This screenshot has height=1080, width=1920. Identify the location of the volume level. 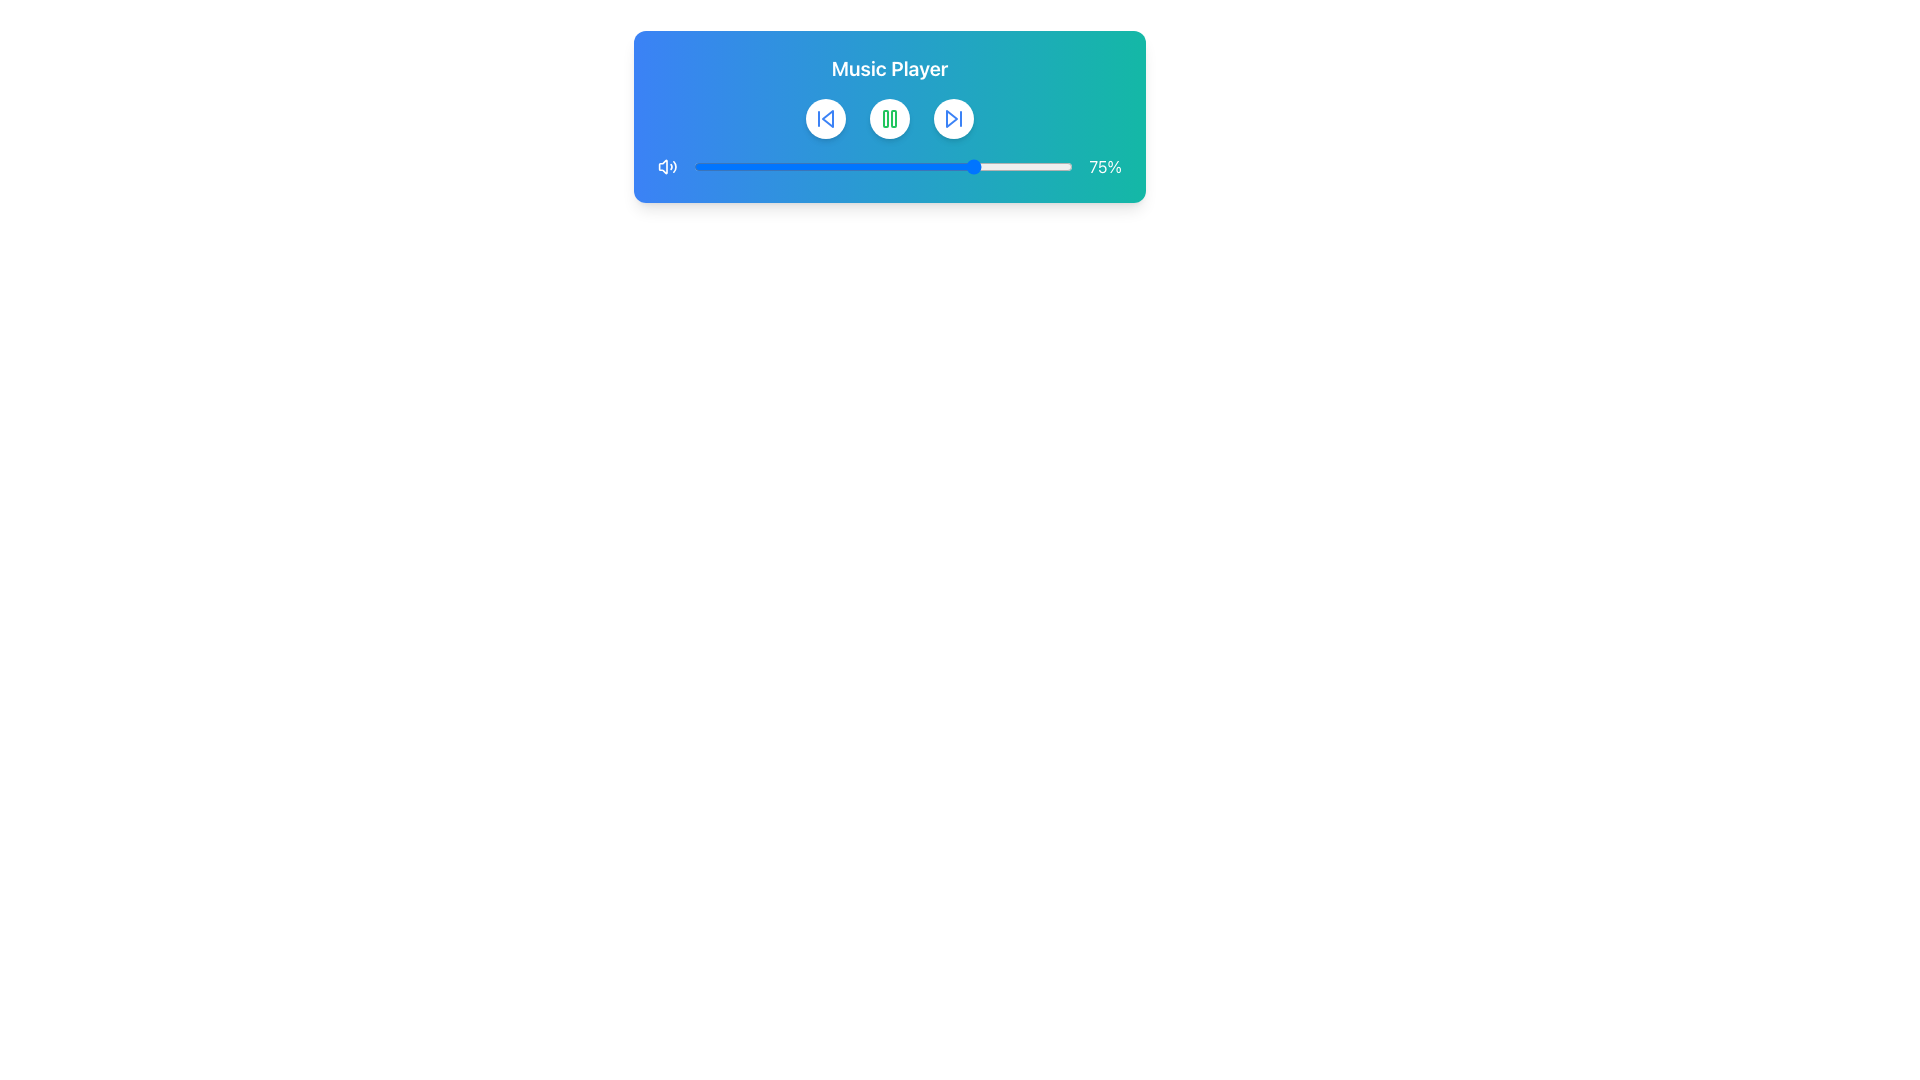
(890, 165).